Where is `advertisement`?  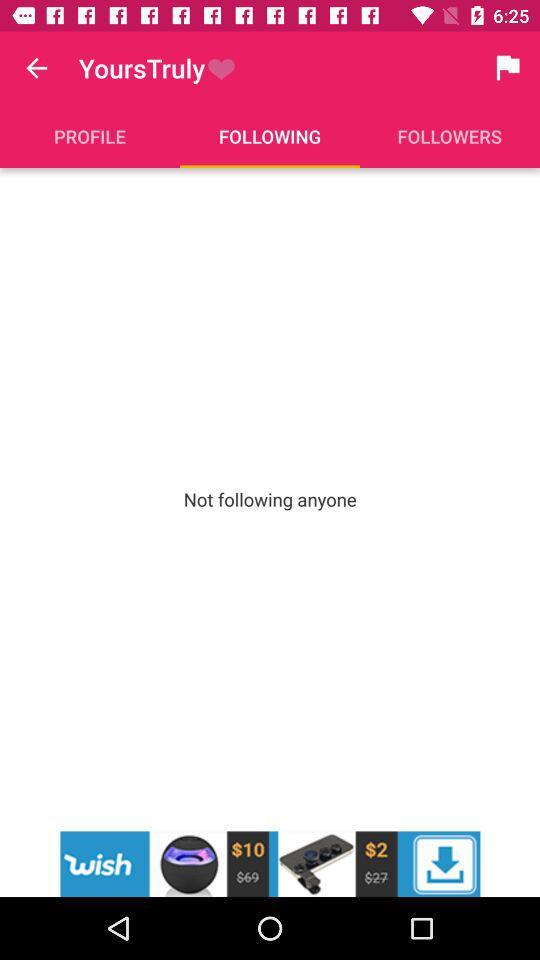
advertisement is located at coordinates (270, 863).